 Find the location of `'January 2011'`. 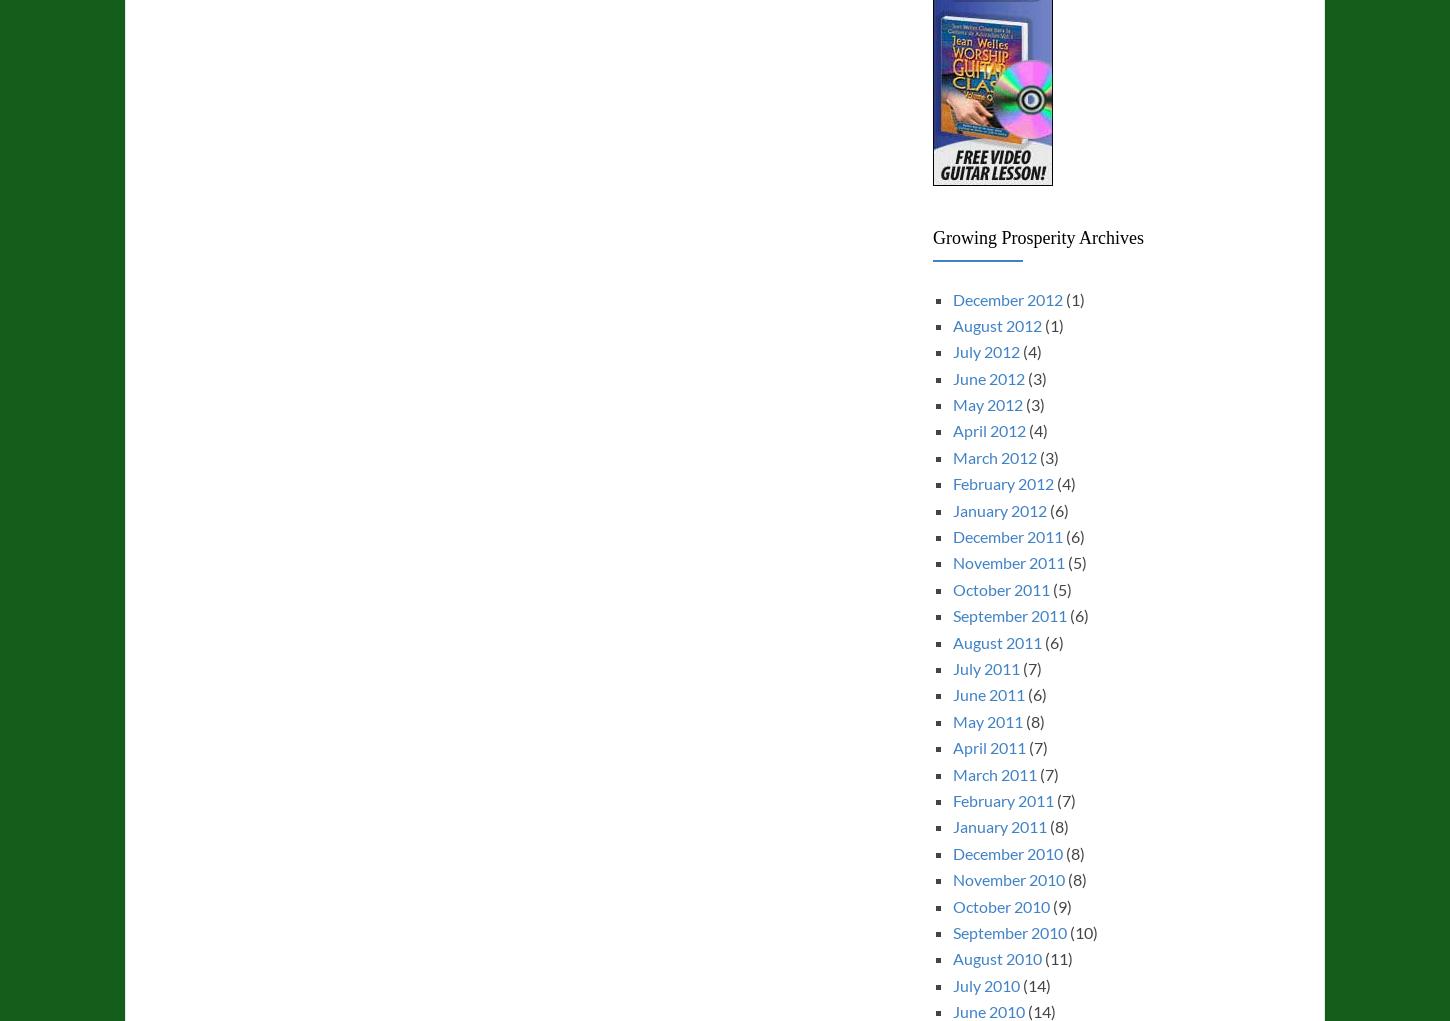

'January 2011' is located at coordinates (999, 826).